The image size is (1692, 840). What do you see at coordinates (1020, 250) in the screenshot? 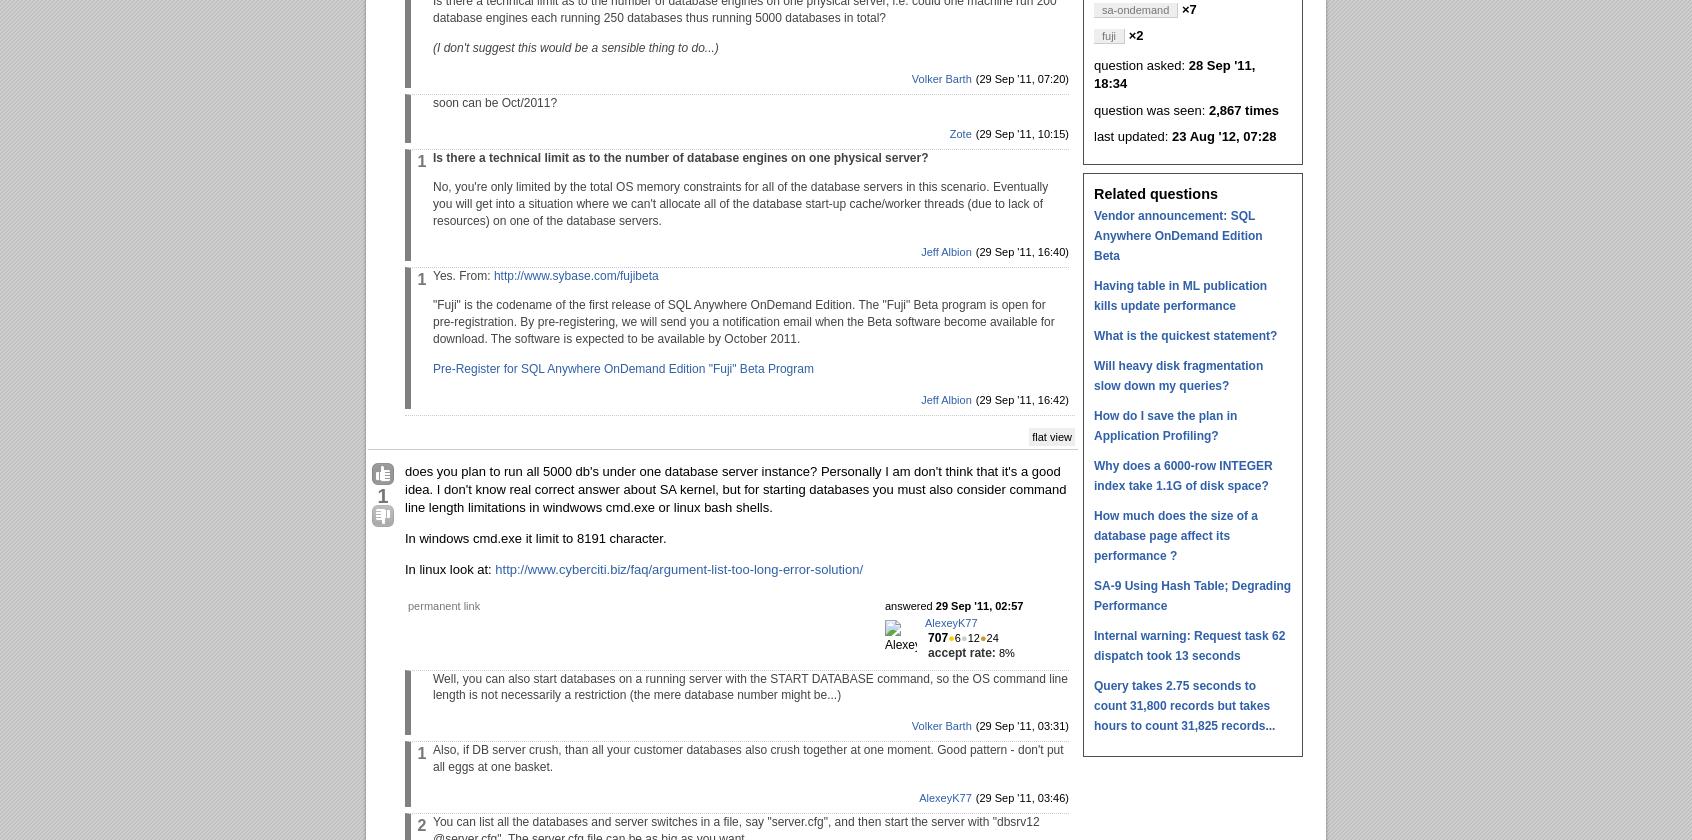
I see `'(29 Sep '11, 16:40)'` at bounding box center [1020, 250].